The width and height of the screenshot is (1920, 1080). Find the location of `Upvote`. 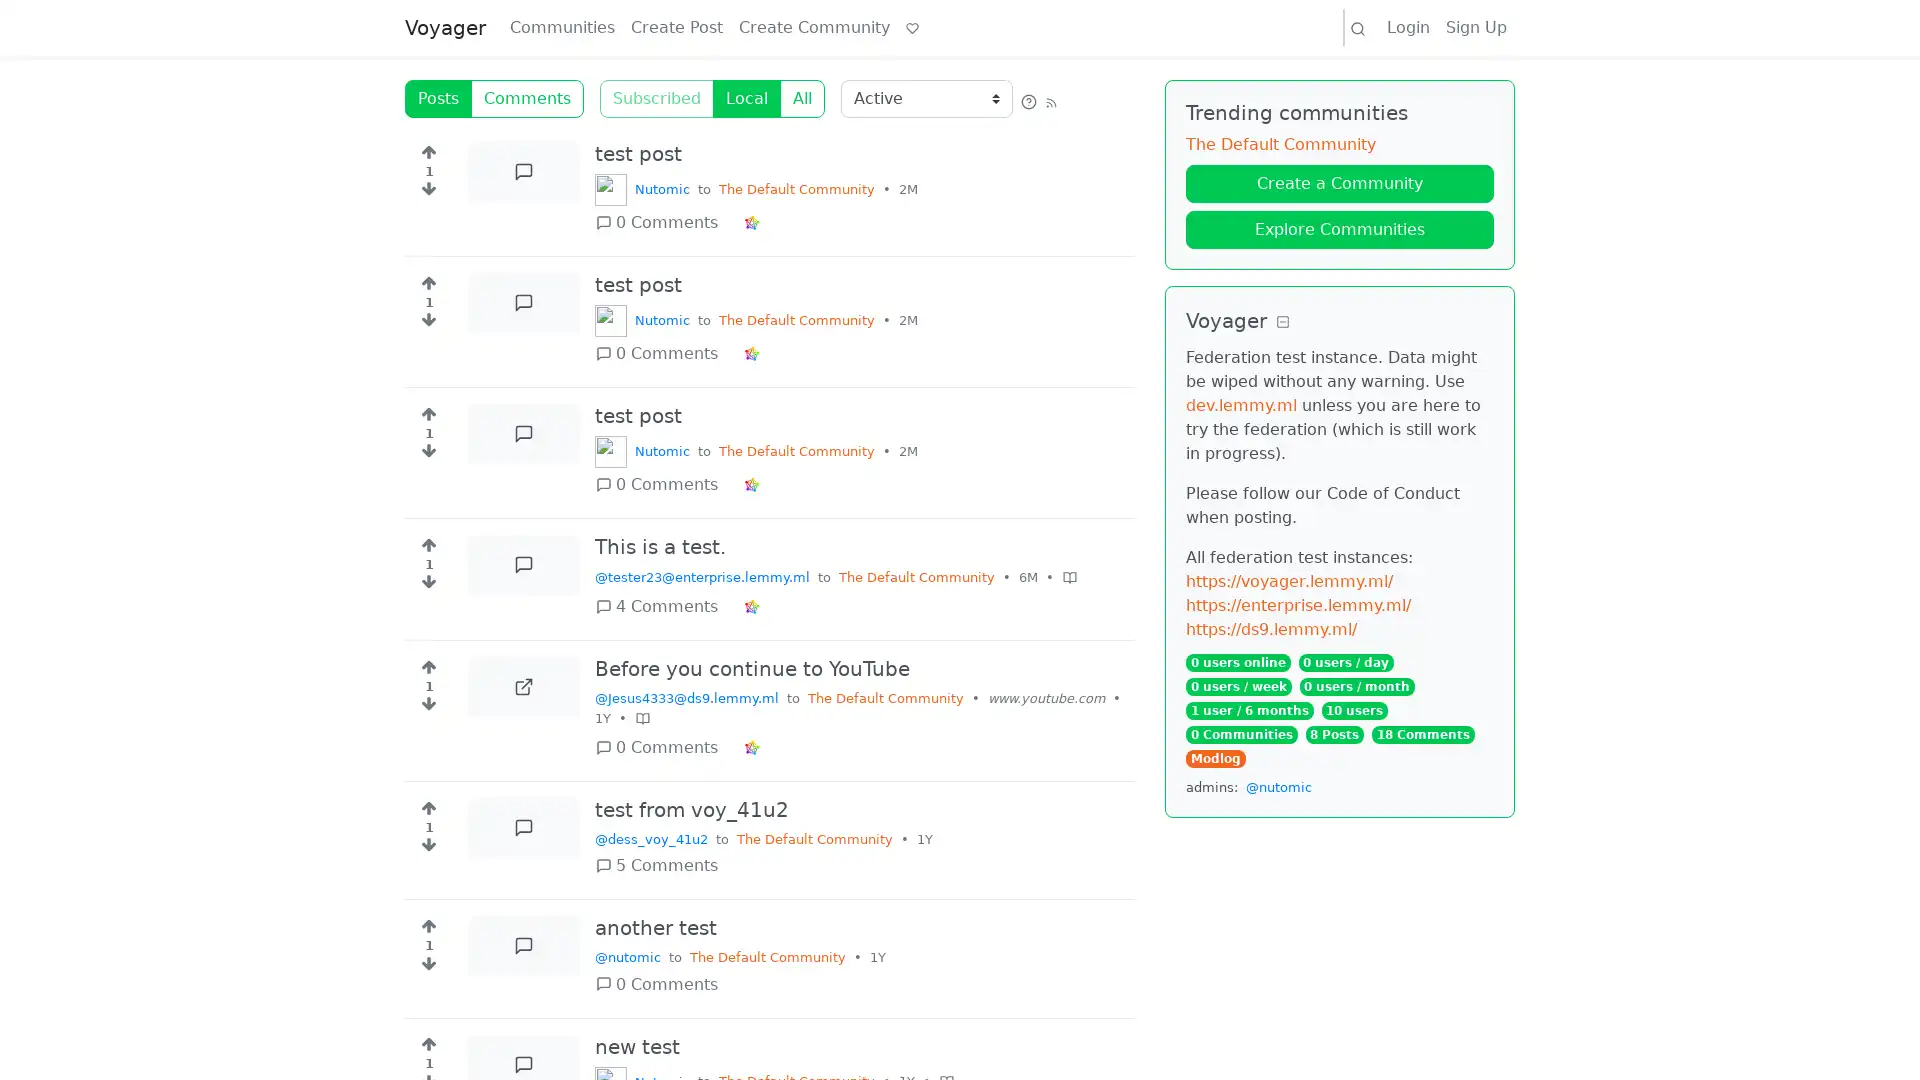

Upvote is located at coordinates (427, 921).